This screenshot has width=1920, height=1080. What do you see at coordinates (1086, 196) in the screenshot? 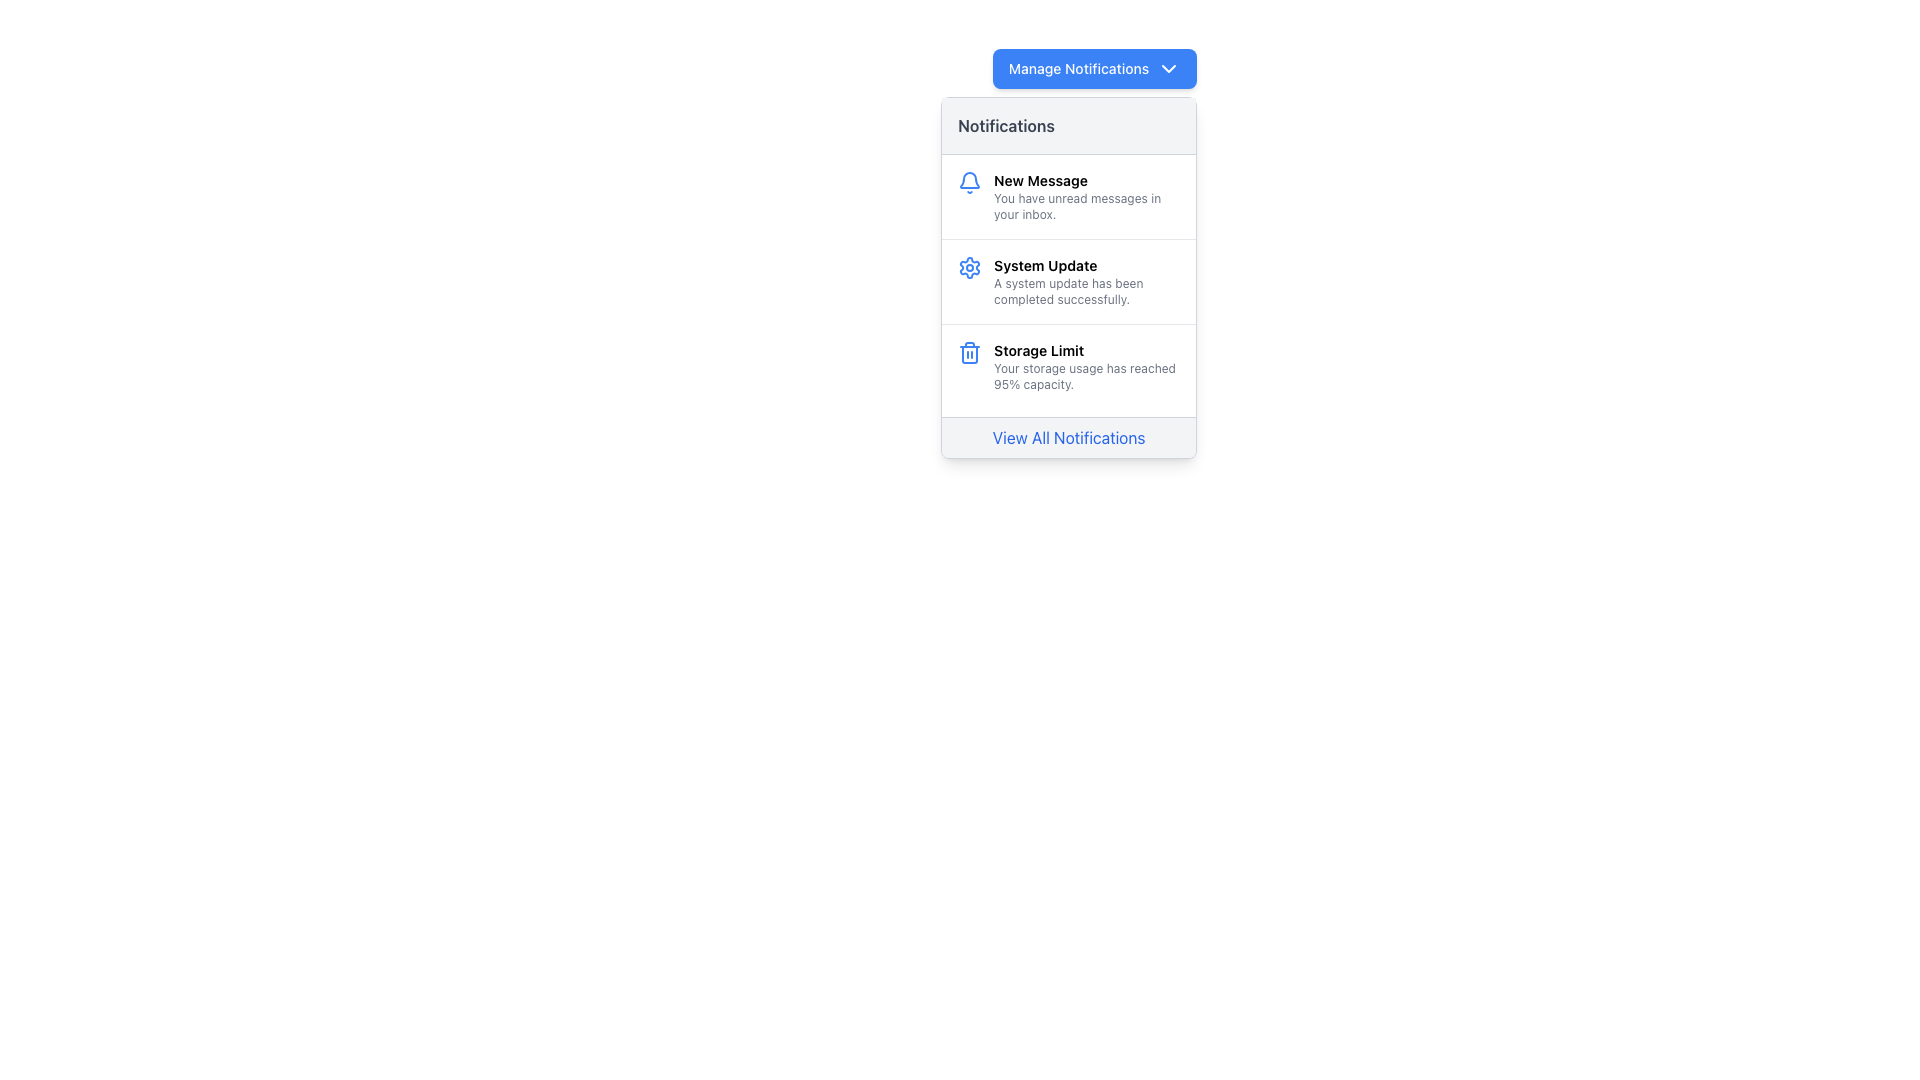
I see `the notification message Text Block that informs the user about unread messages, located at the top of the notification list` at bounding box center [1086, 196].